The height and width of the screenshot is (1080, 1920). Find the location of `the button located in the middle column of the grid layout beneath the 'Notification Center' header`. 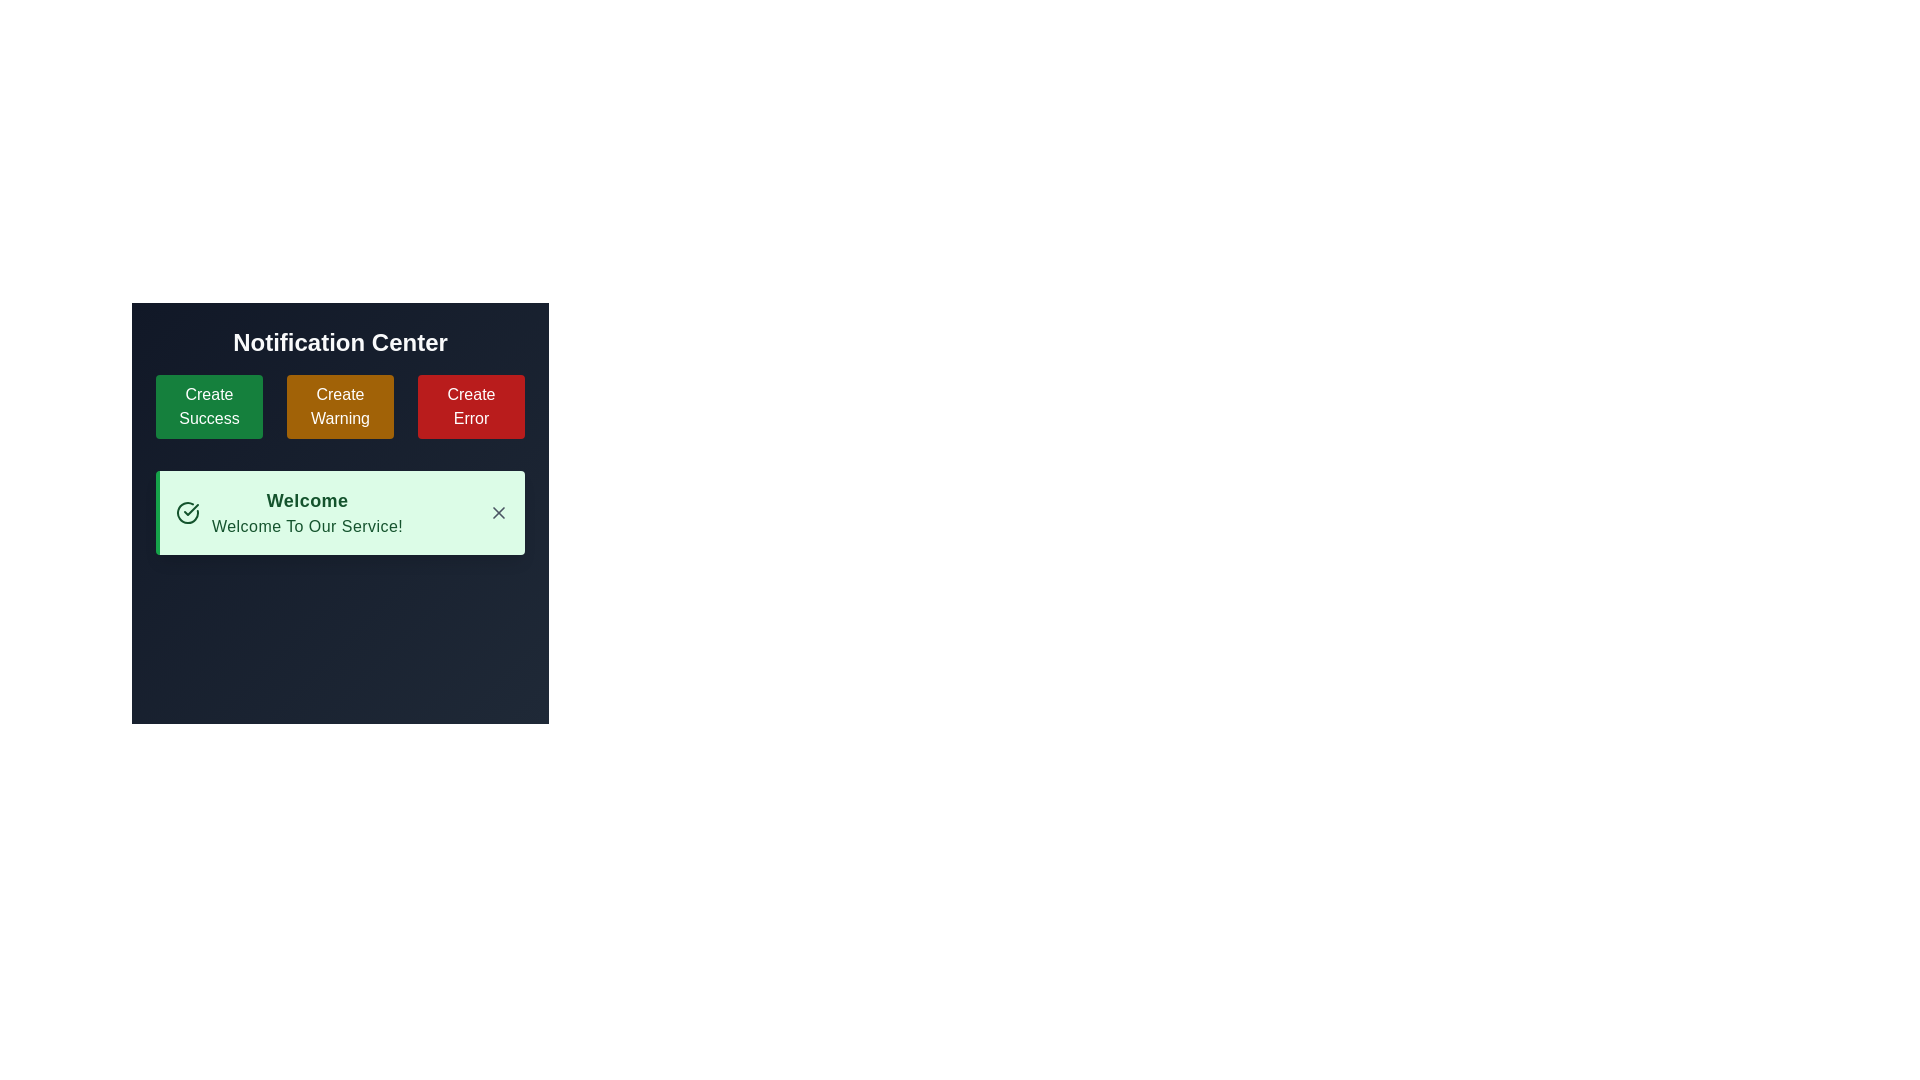

the button located in the middle column of the grid layout beneath the 'Notification Center' header is located at coordinates (340, 406).